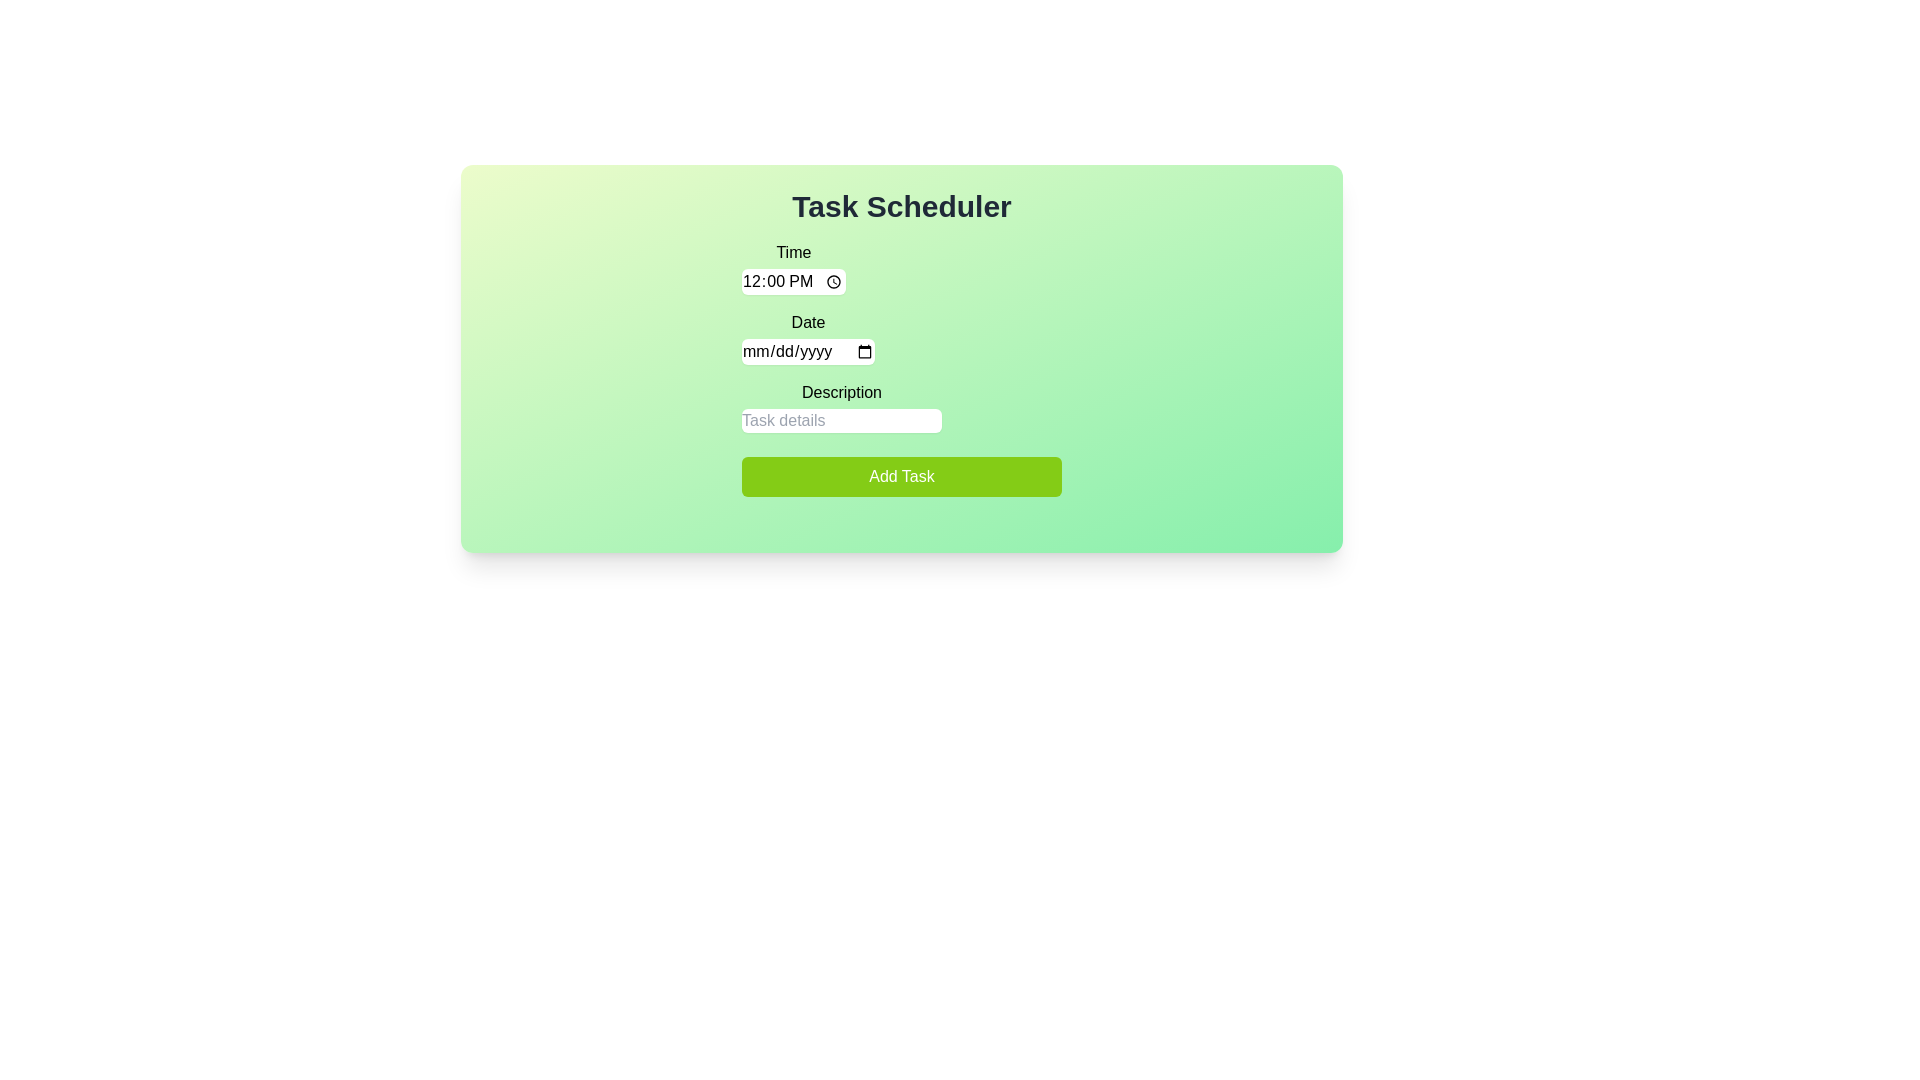 This screenshot has height=1080, width=1920. Describe the element at coordinates (792, 281) in the screenshot. I see `the time input field located directly beneath the 'Time' label` at that location.